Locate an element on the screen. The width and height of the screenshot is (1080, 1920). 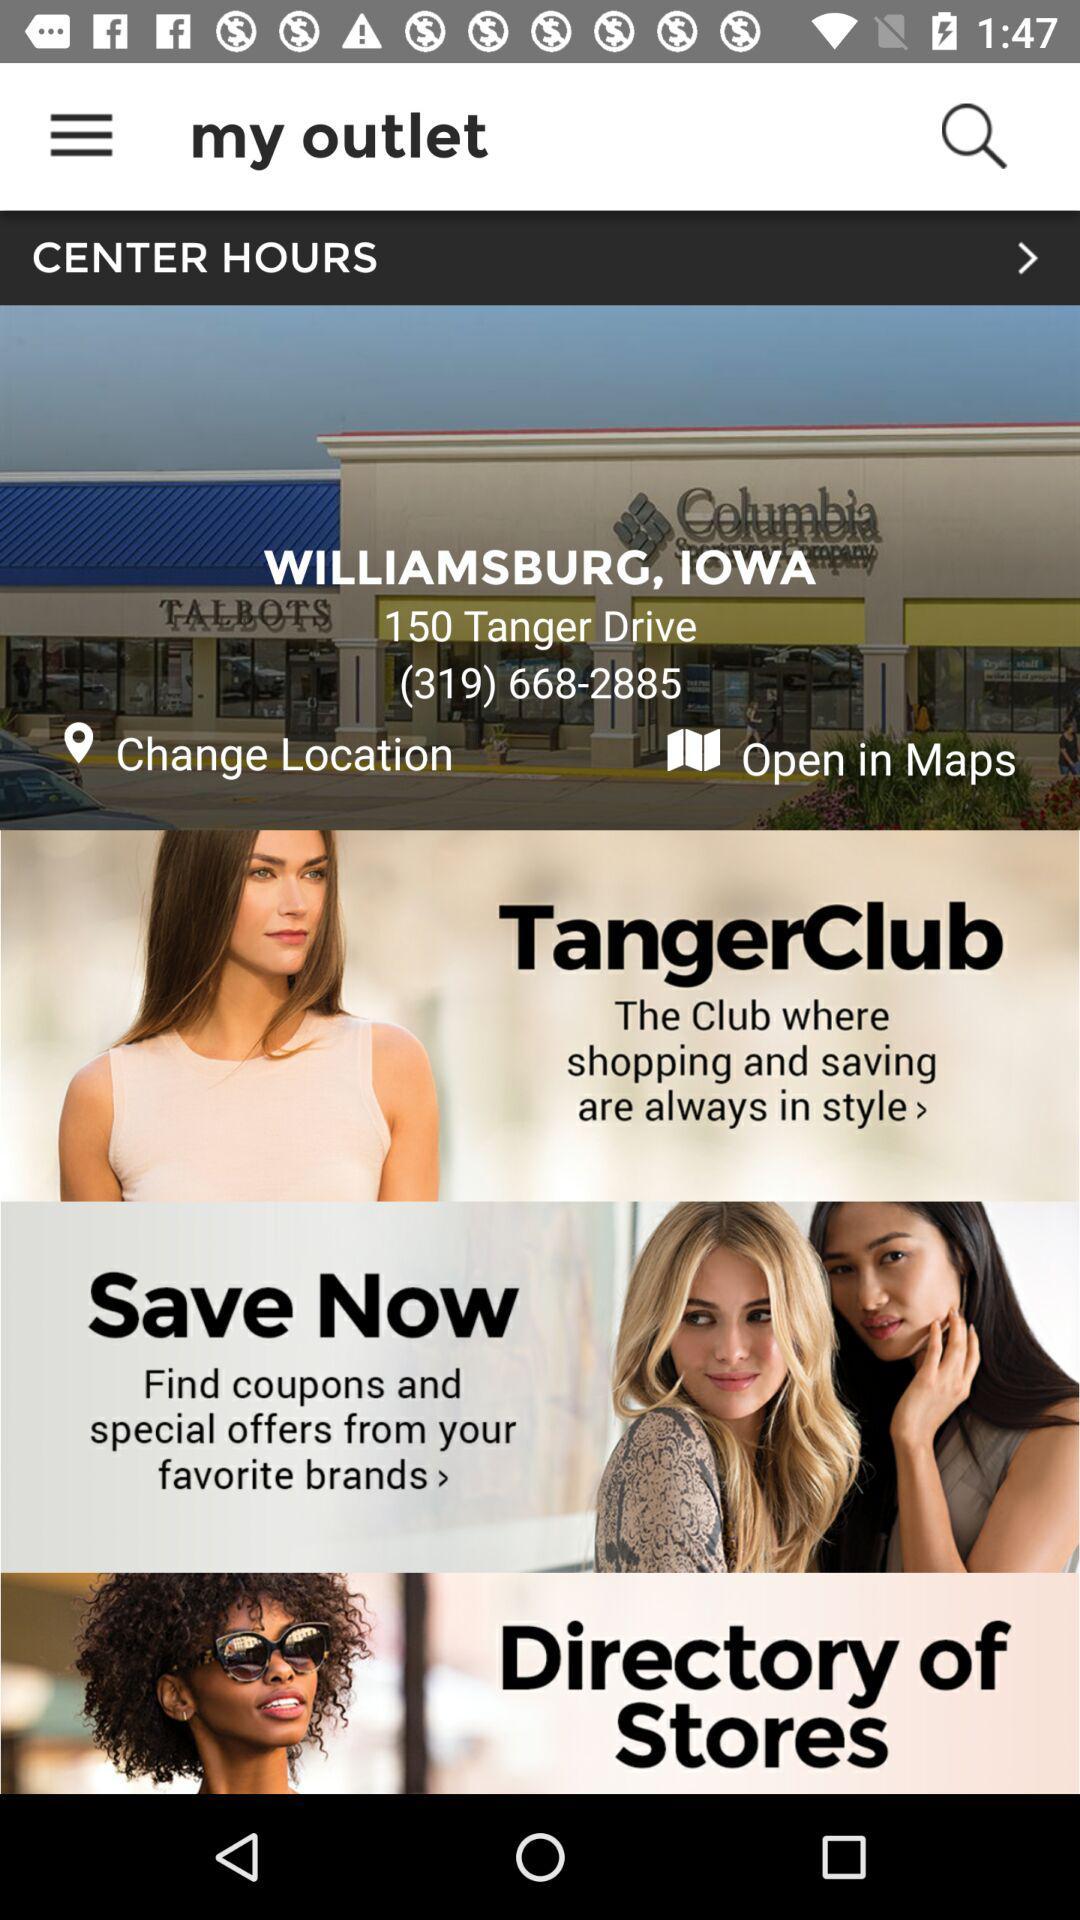
the (319) 668-2885 item is located at coordinates (540, 681).